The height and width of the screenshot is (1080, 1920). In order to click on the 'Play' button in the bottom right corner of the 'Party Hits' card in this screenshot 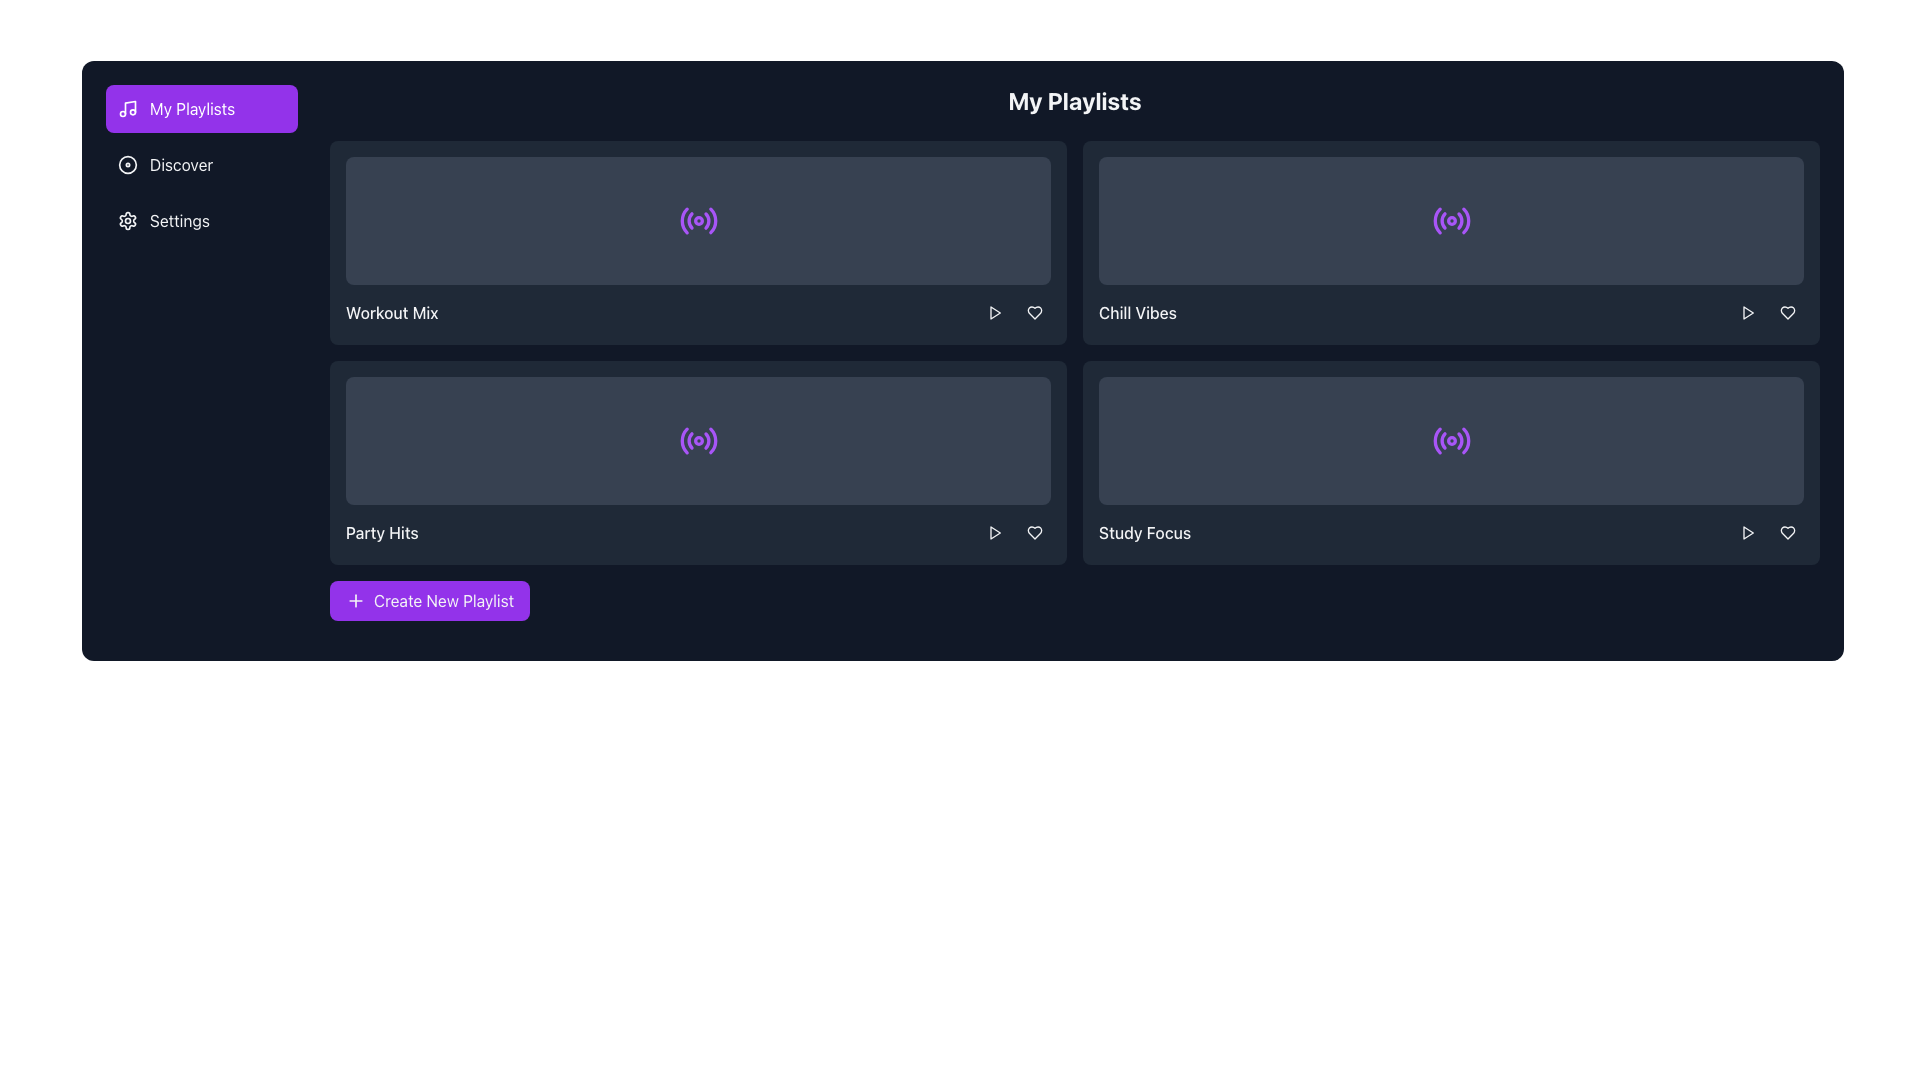, I will do `click(994, 531)`.